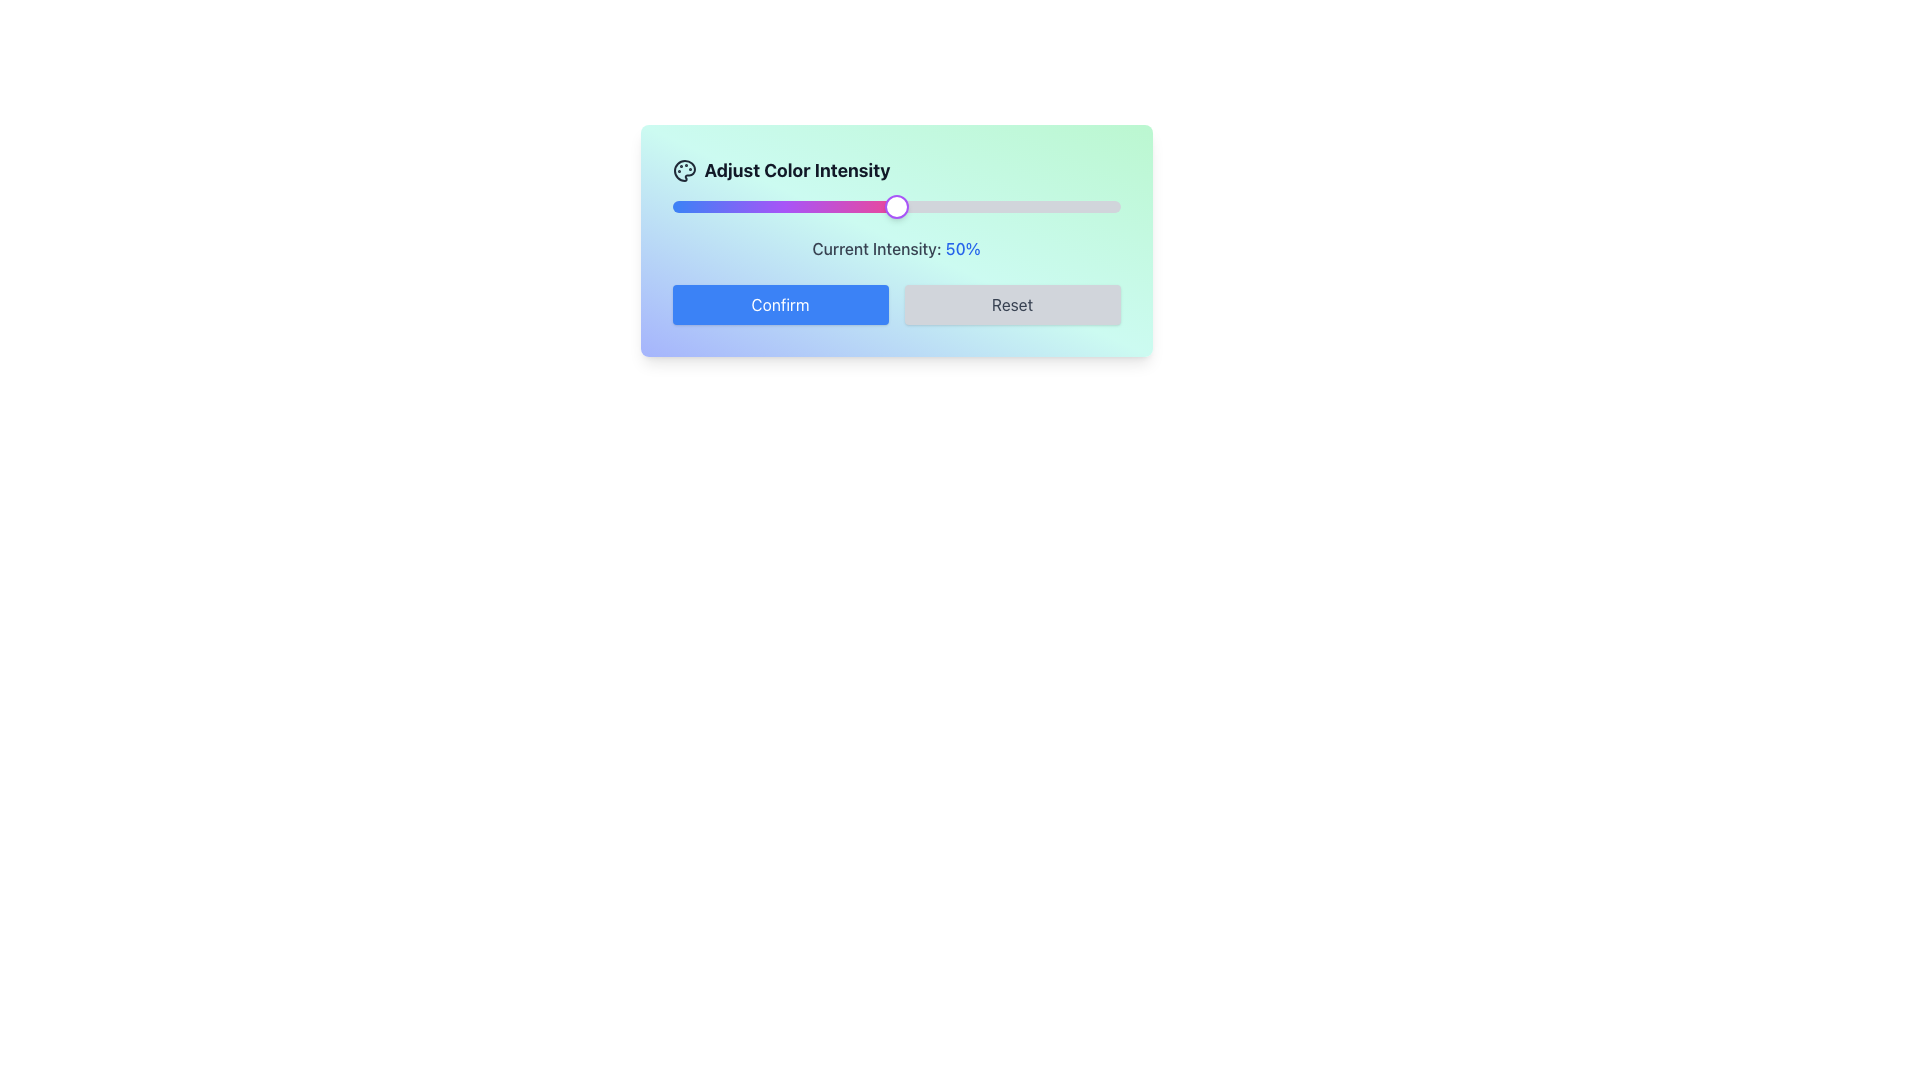  I want to click on the reset button located to the right of the 'Confirm' button, so click(1012, 304).